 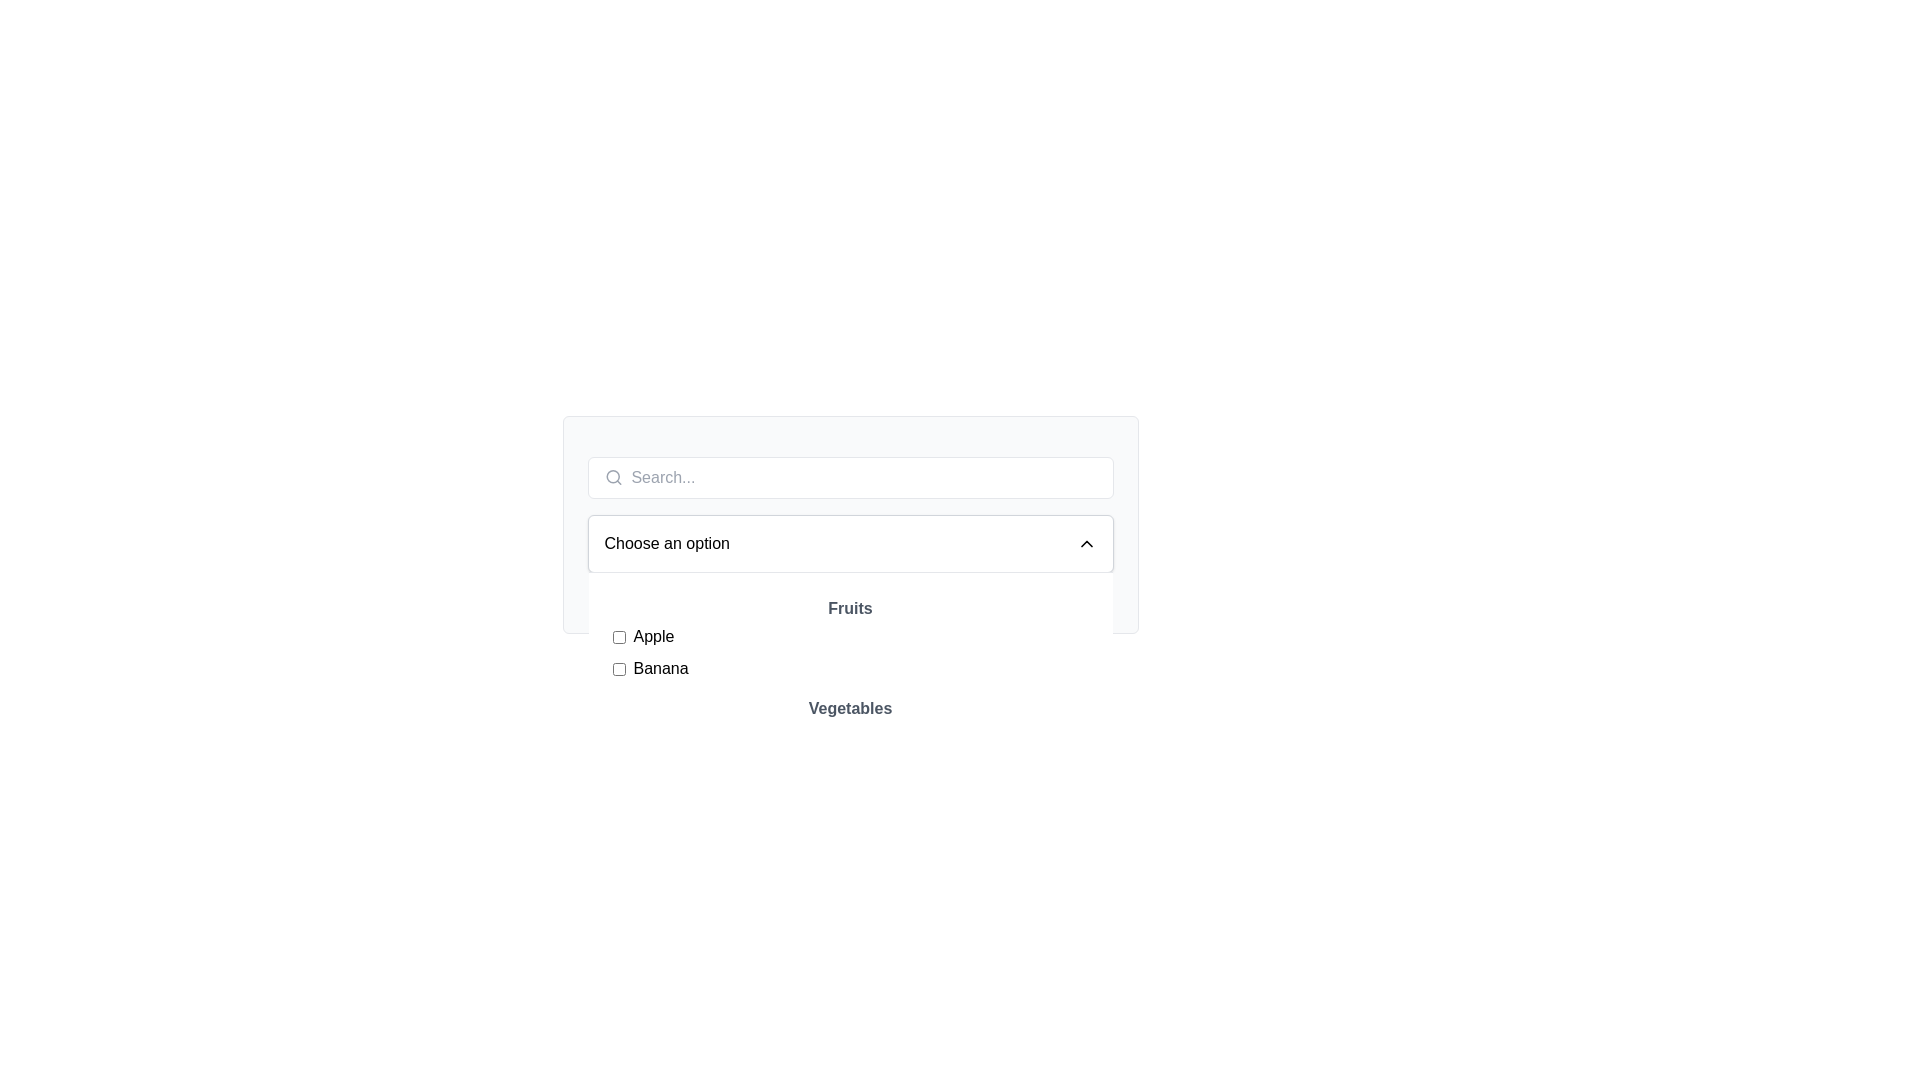 I want to click on the text label indicating the content type 'vegetables' which serves as a category header for the subsequent items, so click(x=850, y=708).